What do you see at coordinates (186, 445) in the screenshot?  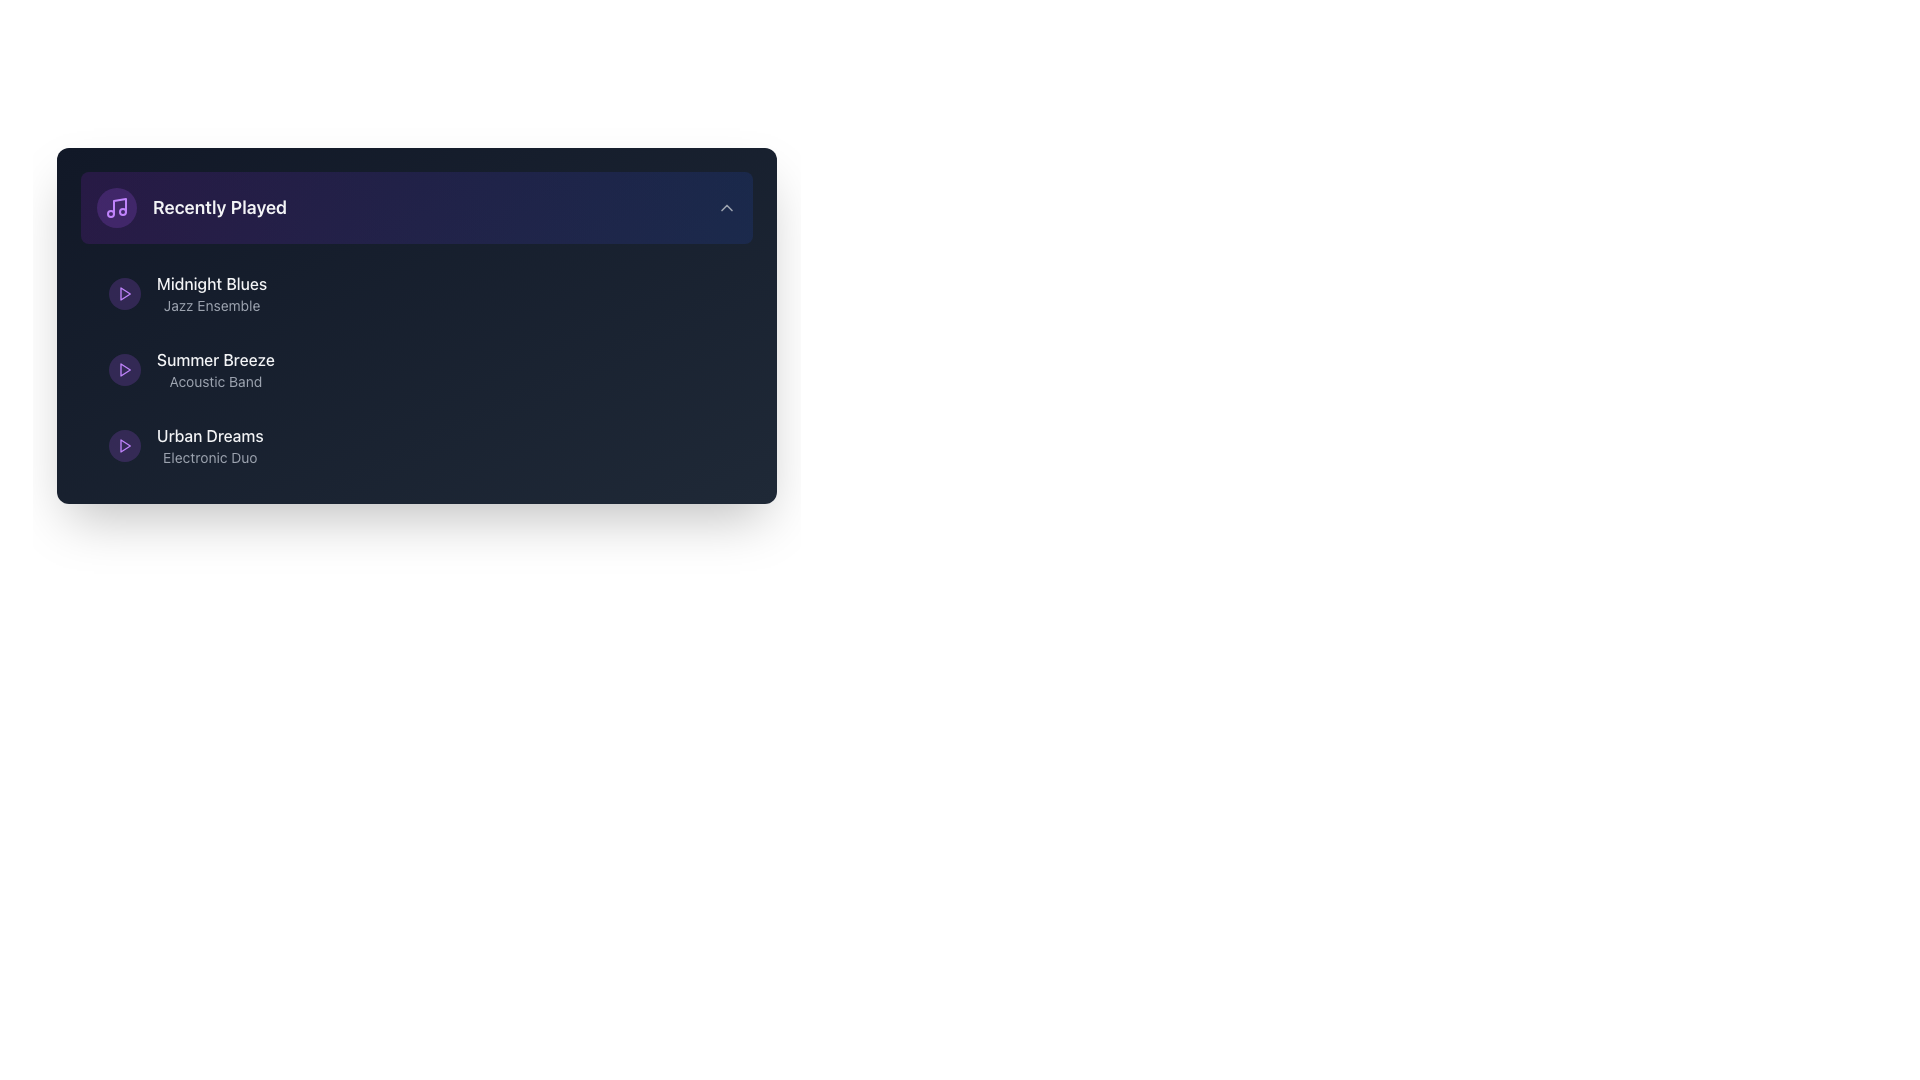 I see `the text block containing the title 'Urban Dreams' and subtitle 'Electronic Duo'` at bounding box center [186, 445].